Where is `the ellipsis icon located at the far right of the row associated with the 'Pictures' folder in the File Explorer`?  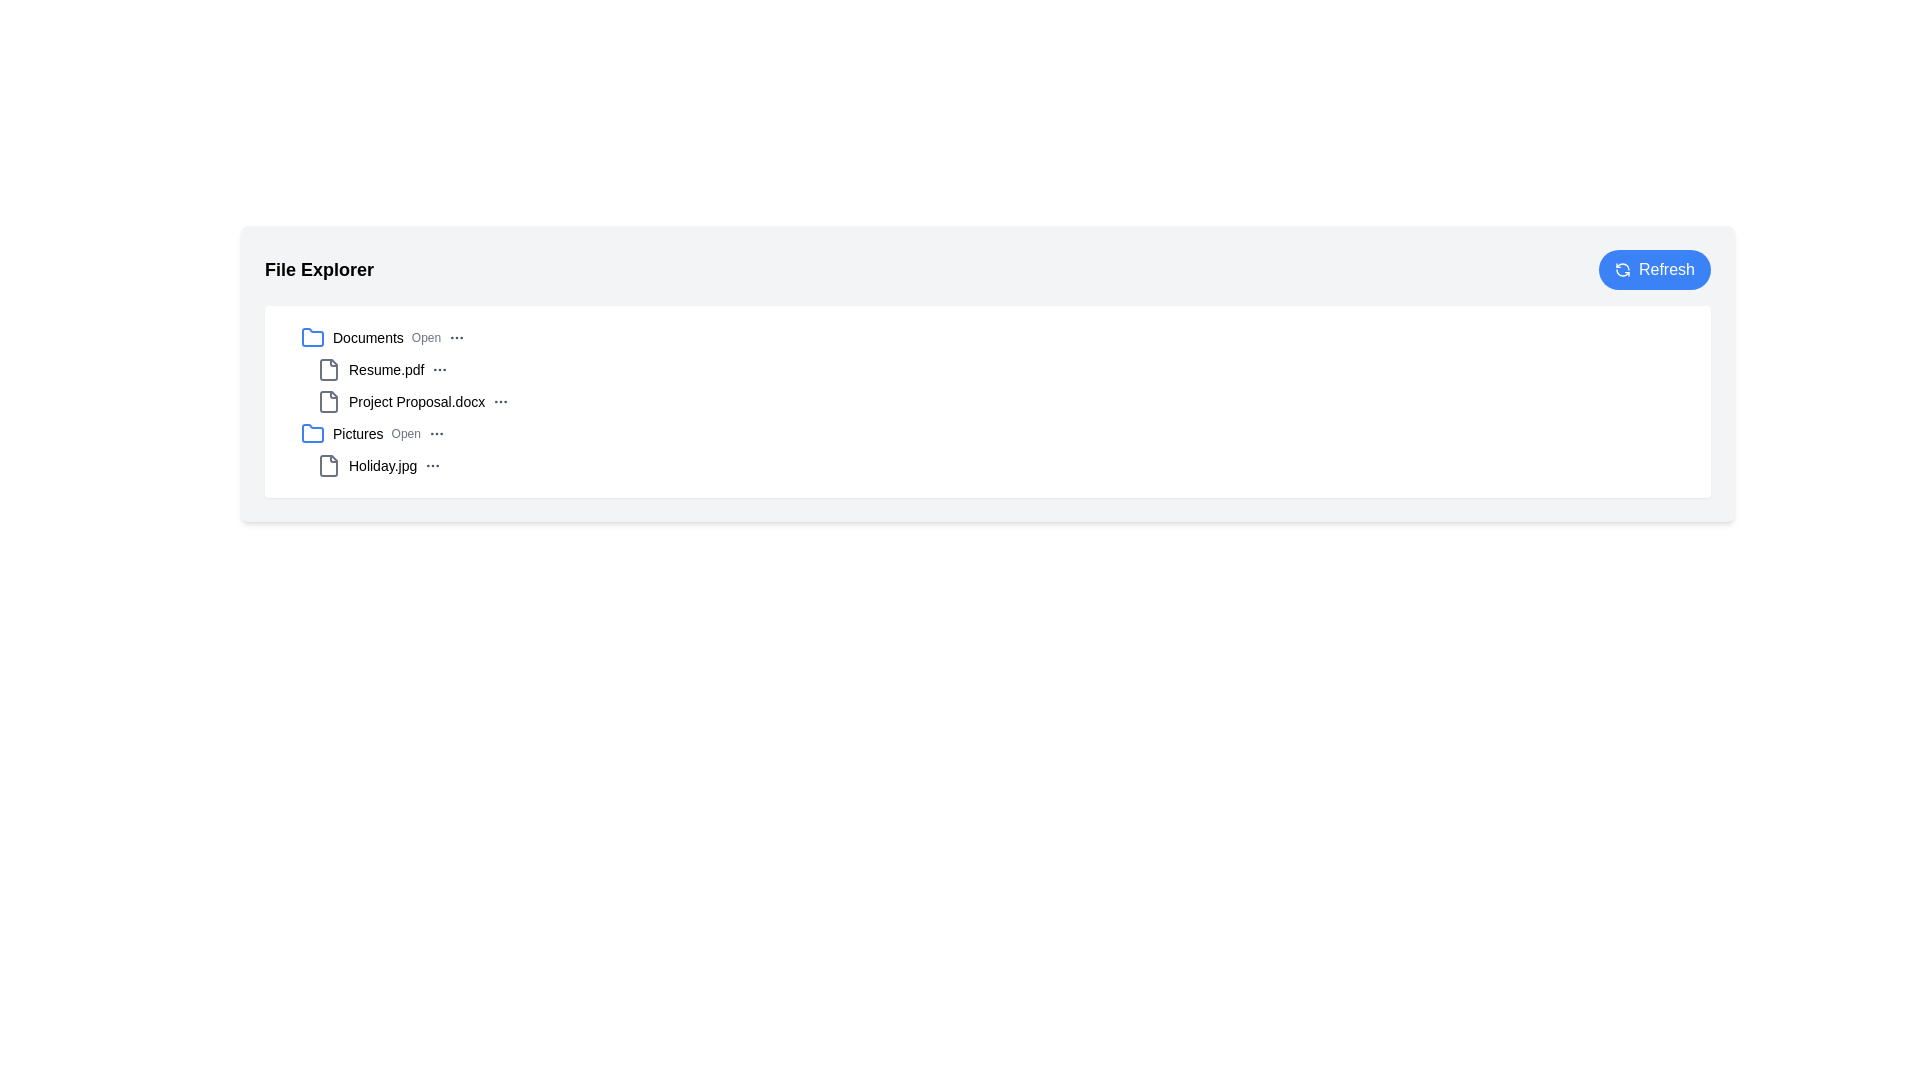 the ellipsis icon located at the far right of the row associated with the 'Pictures' folder in the File Explorer is located at coordinates (435, 433).